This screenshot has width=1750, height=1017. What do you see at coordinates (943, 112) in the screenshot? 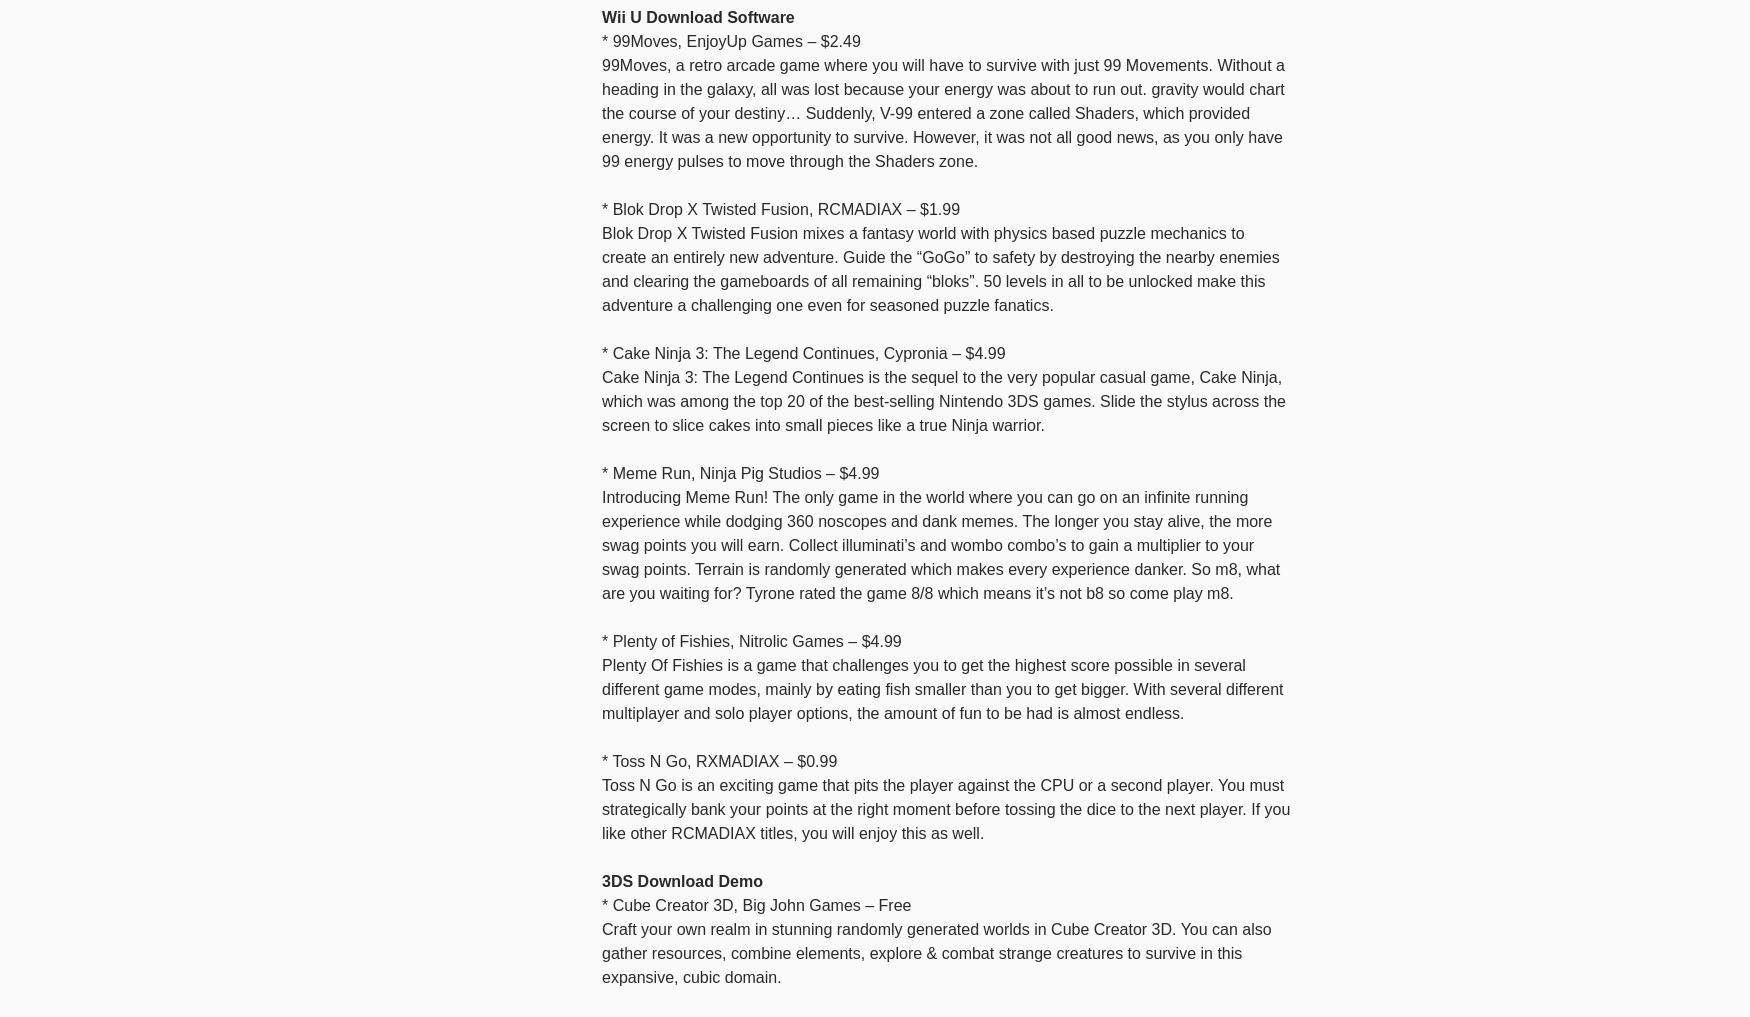
I see `'99Moves, a retro arcade game where you will have to survive with just 99 Movements. Without a heading in the galaxy, all was lost because your energy was about to run out. gravity would chart the course of your destiny… Suddenly, V-99 entered a zone called Shaders, which provided energy. It was a new opportunity to survive. However, it was not all good news, as you only have 99 energy pulses to move through the Shaders zone.'` at bounding box center [943, 112].